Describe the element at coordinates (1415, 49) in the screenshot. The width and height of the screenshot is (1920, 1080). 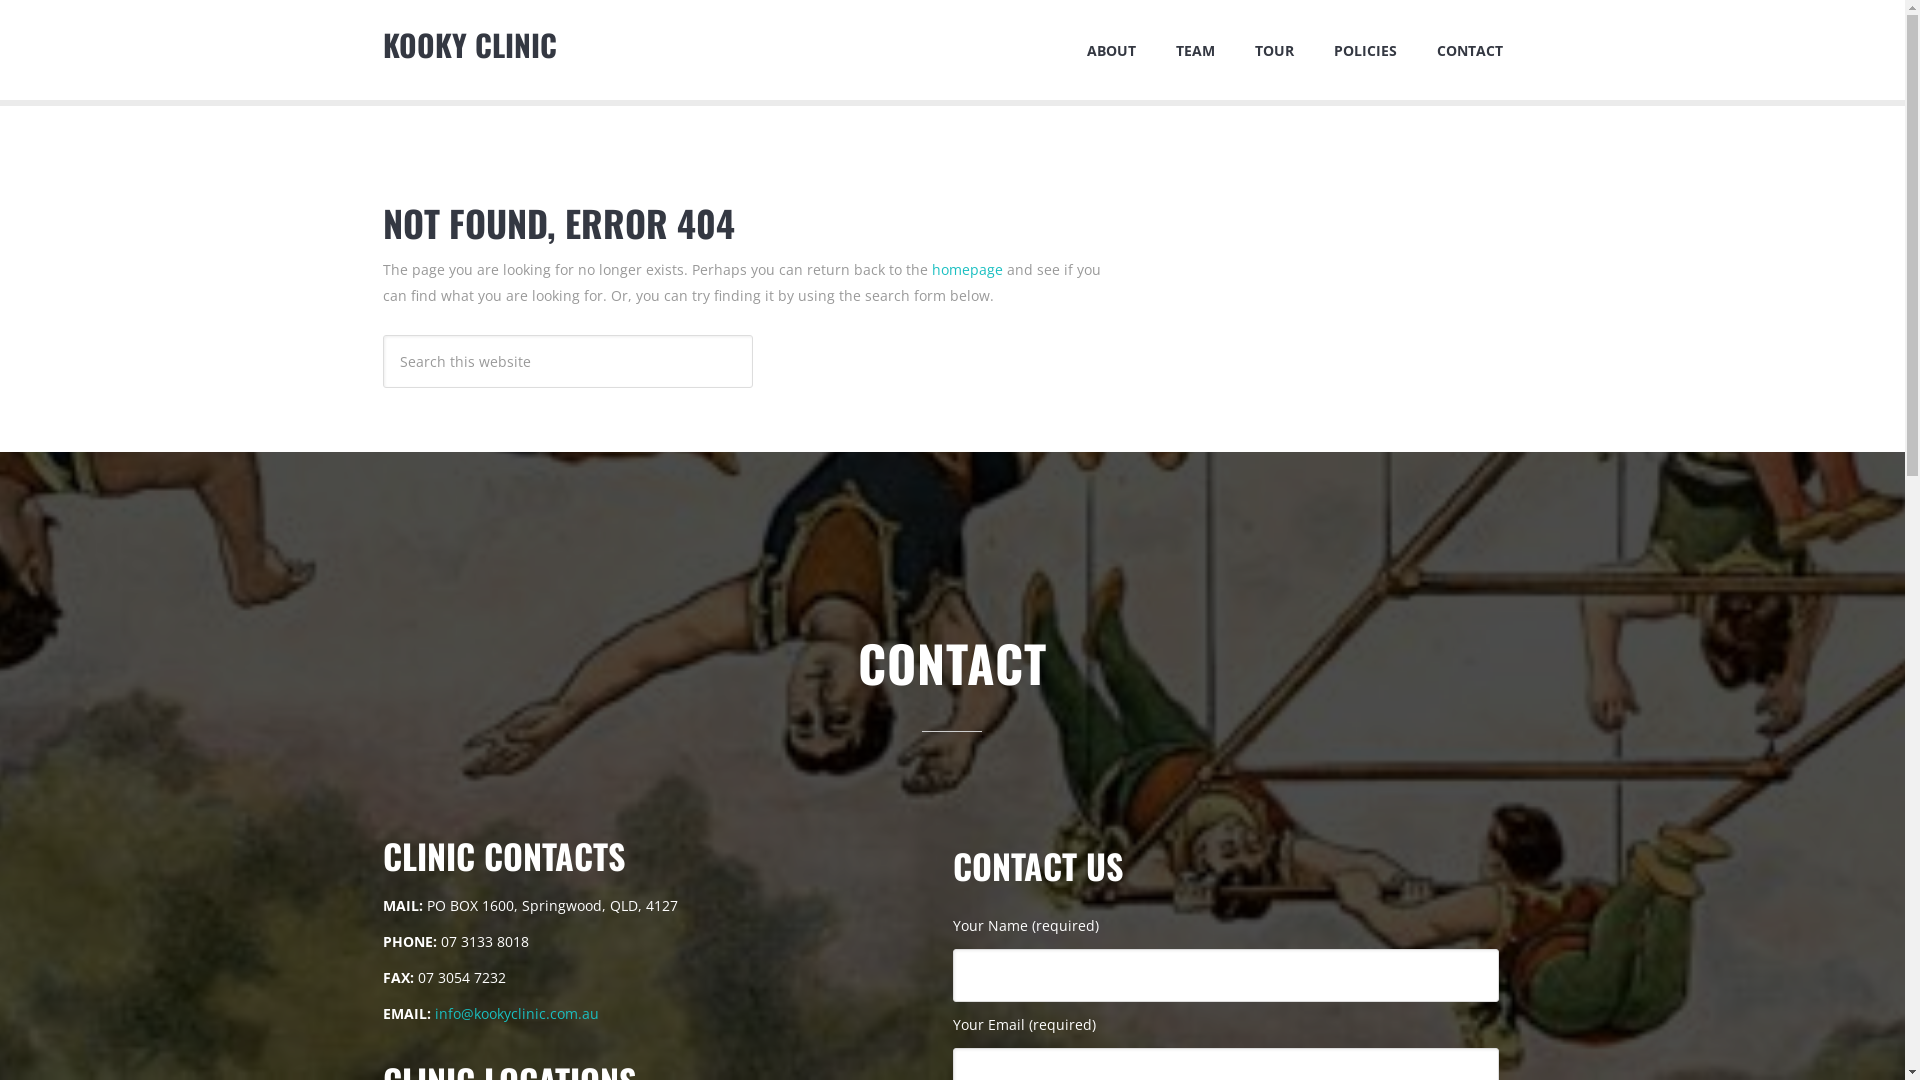
I see `'CONTACT'` at that location.